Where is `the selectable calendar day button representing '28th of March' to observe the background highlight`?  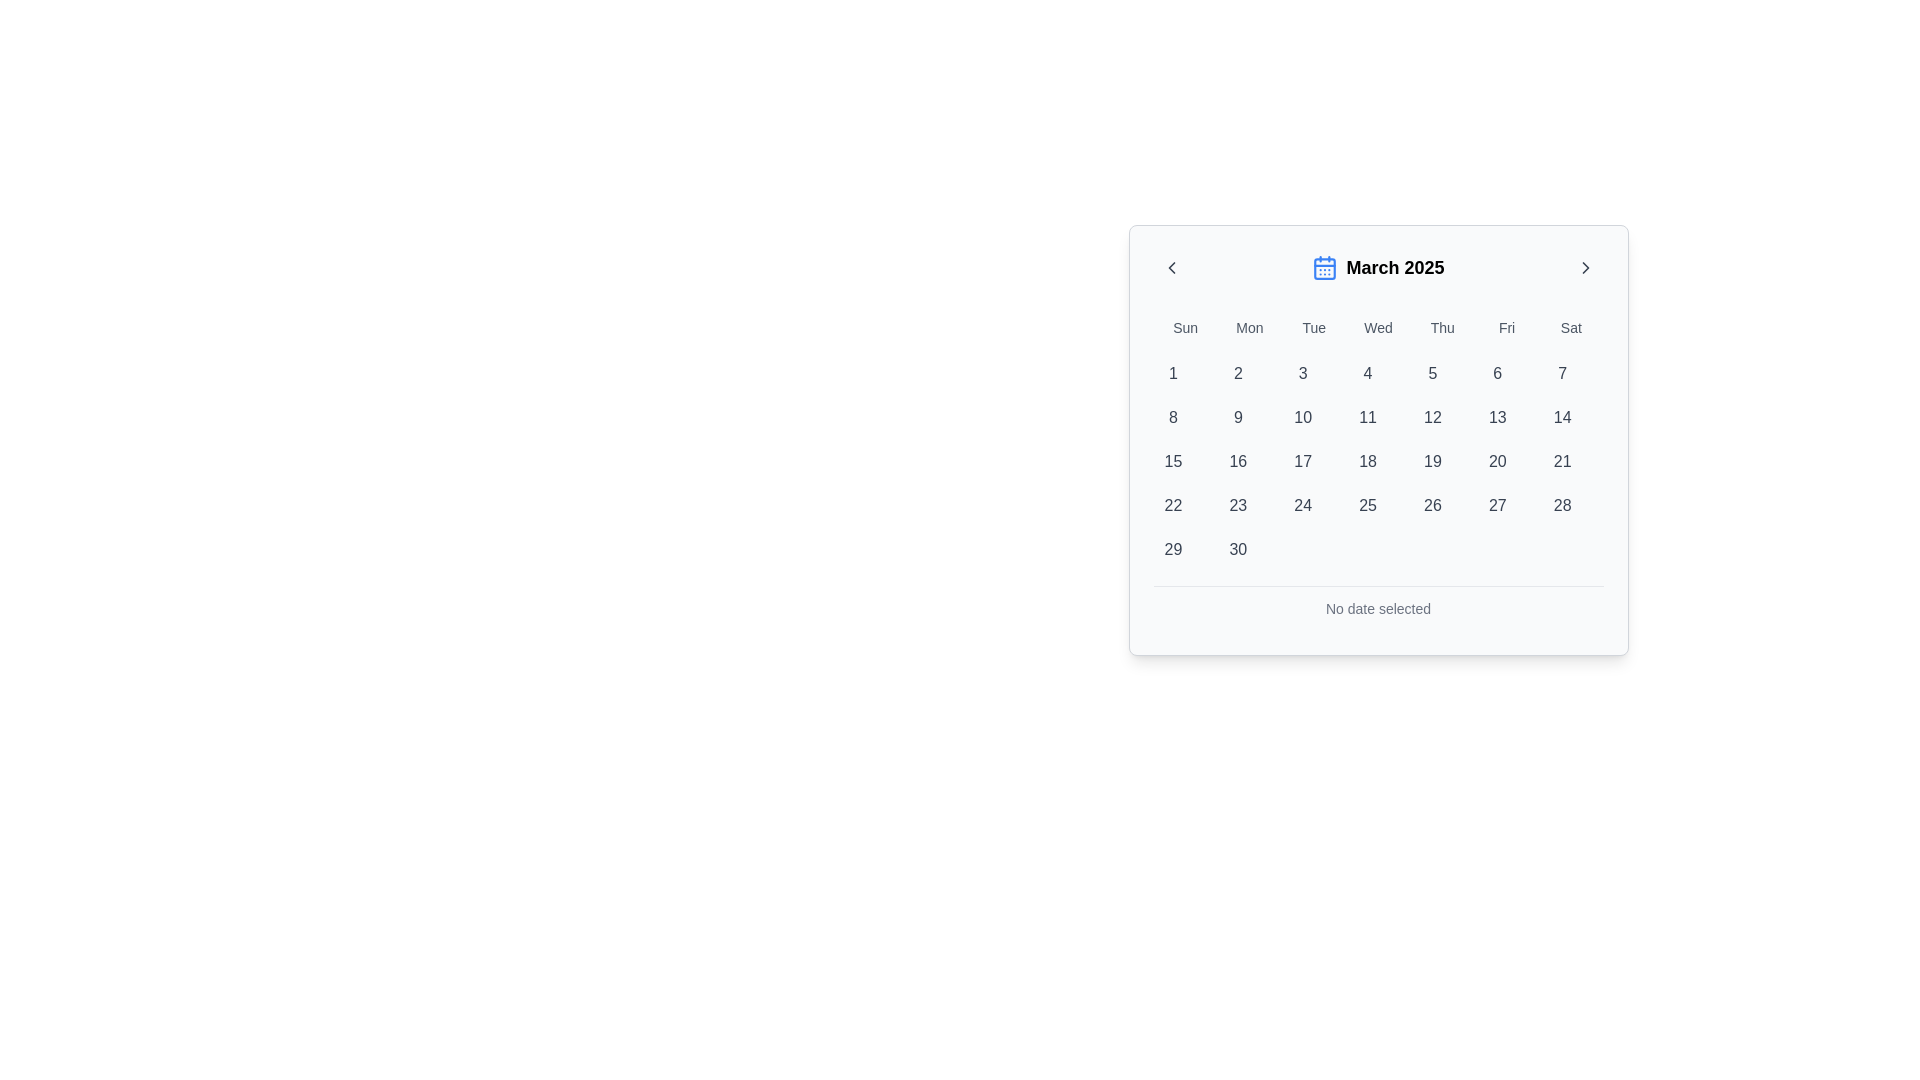
the selectable calendar day button representing '28th of March' to observe the background highlight is located at coordinates (1561, 504).